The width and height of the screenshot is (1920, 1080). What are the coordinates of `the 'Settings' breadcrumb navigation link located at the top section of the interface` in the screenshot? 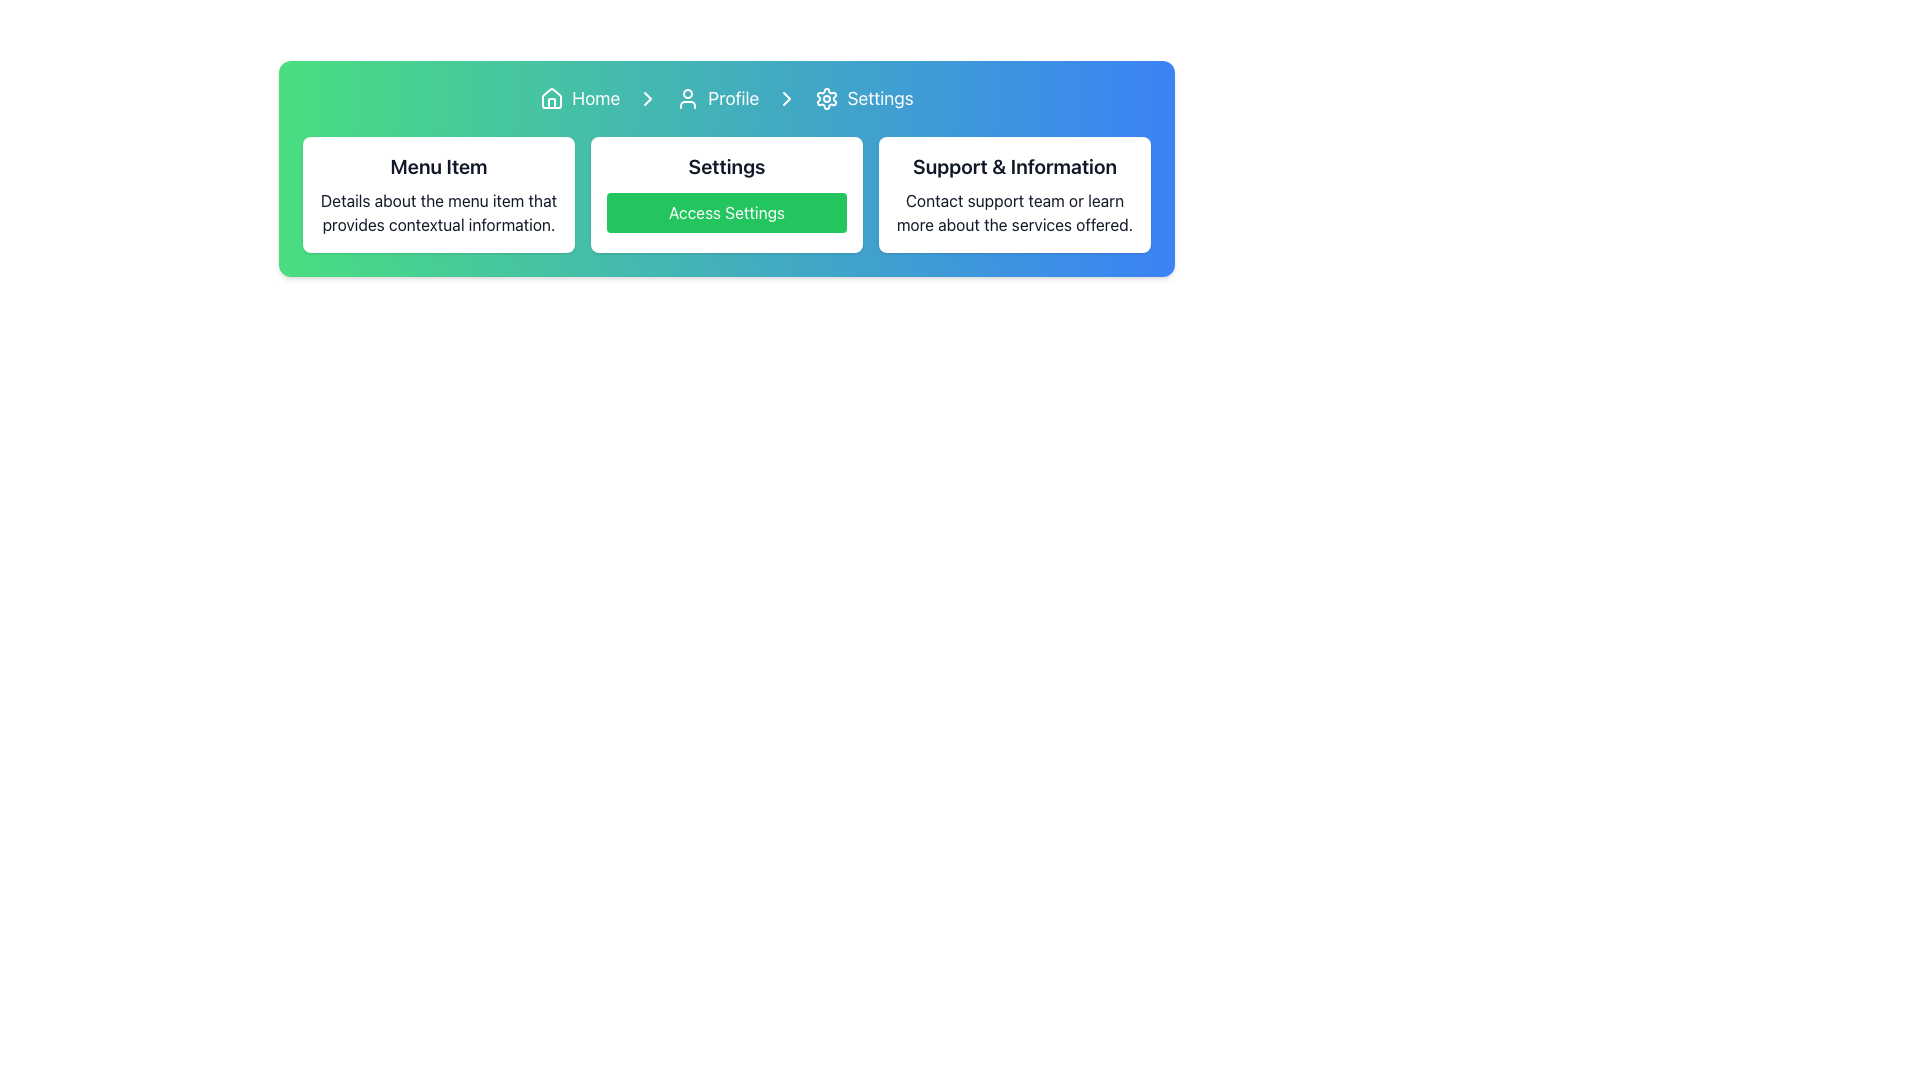 It's located at (864, 99).